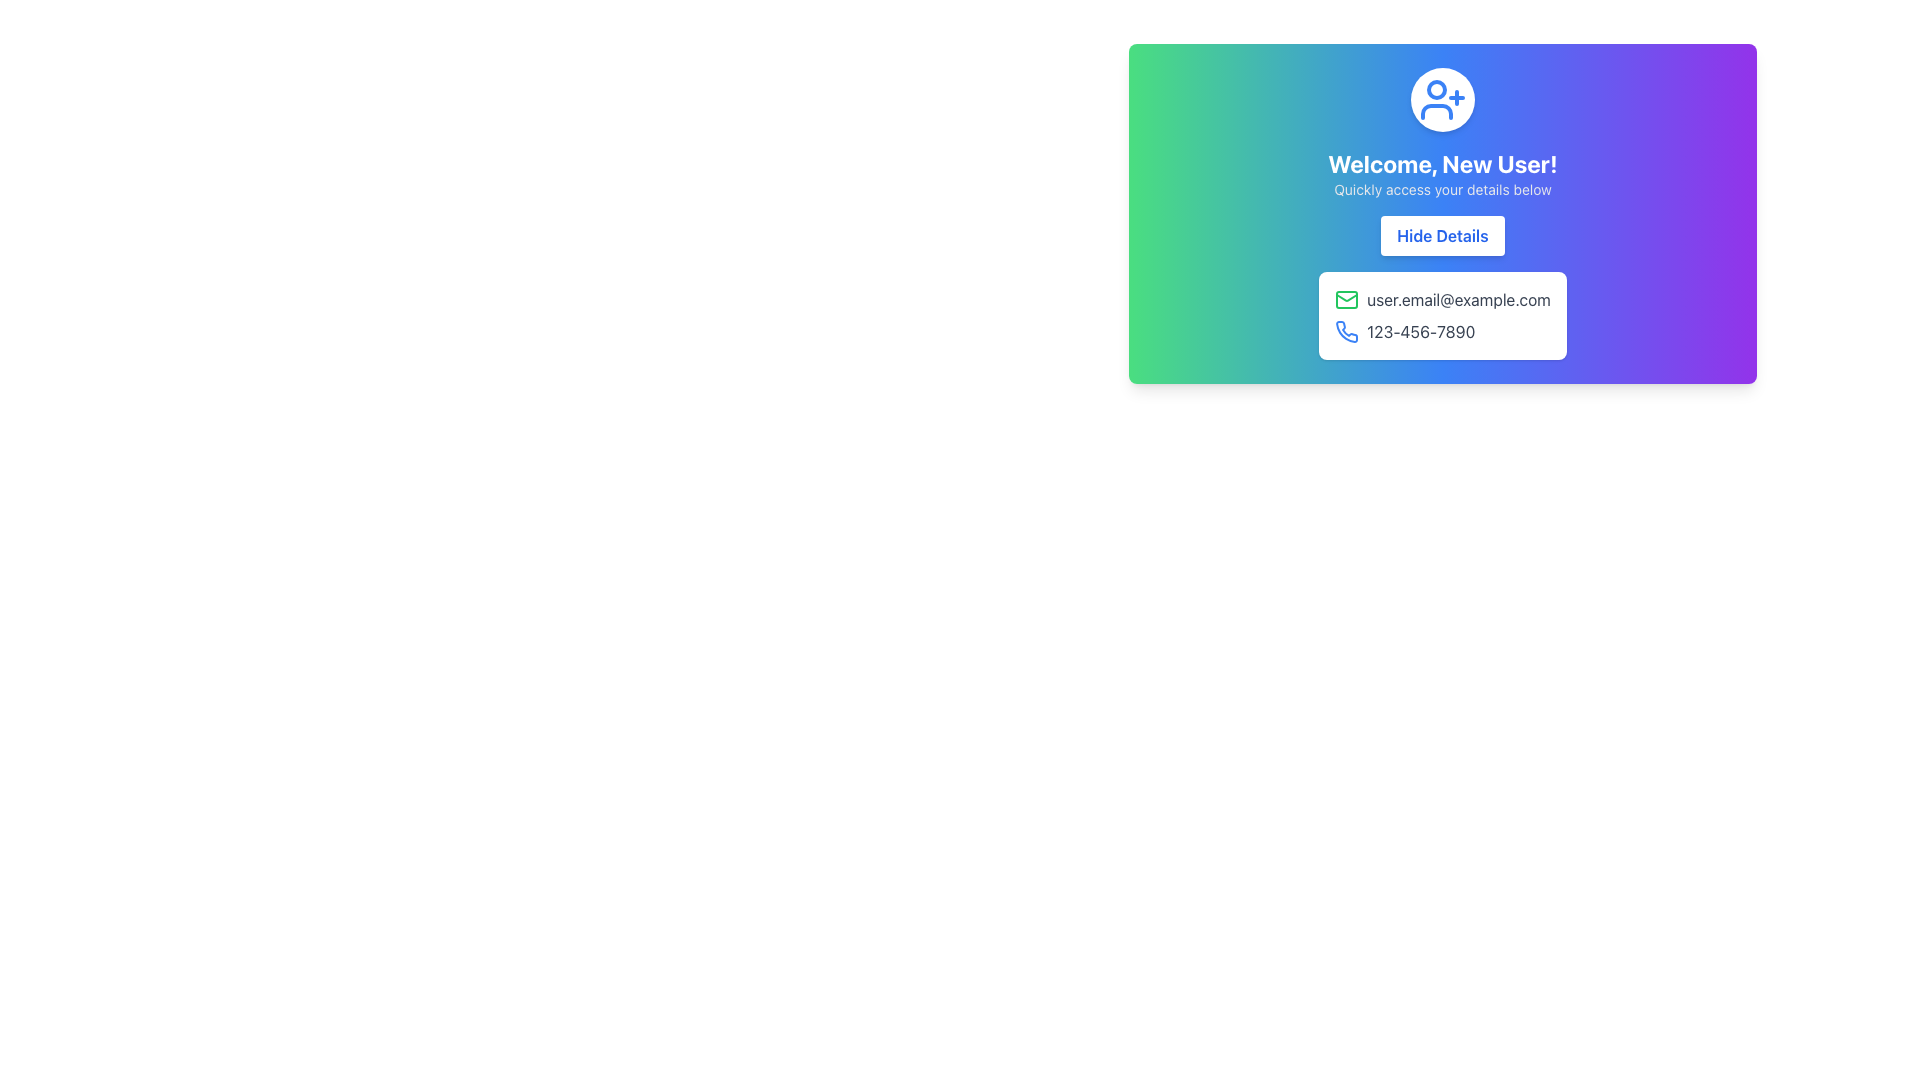 Image resolution: width=1920 pixels, height=1080 pixels. What do you see at coordinates (1347, 330) in the screenshot?
I see `the phone number SVG icon located to the left of the text '123-456-7890', which visually represents contact information` at bounding box center [1347, 330].